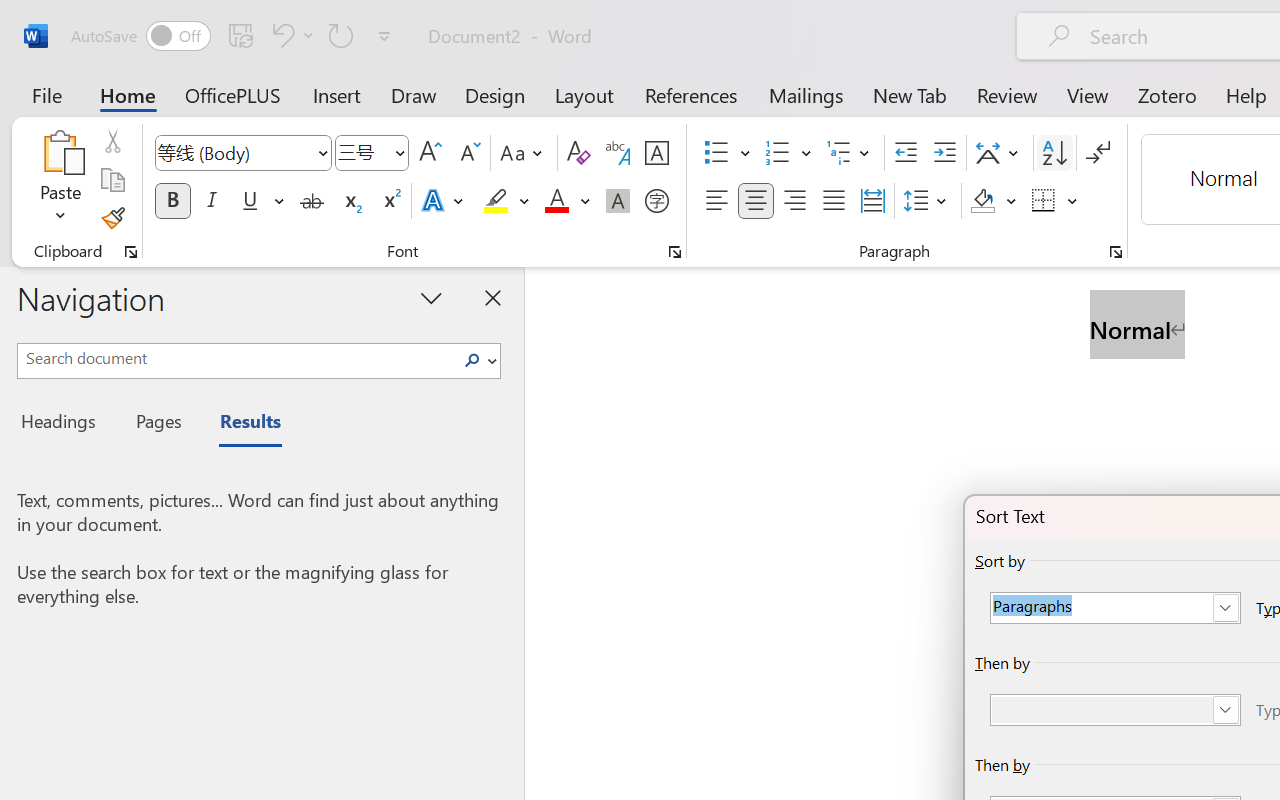 The height and width of the screenshot is (800, 1280). I want to click on 'Italic', so click(212, 201).